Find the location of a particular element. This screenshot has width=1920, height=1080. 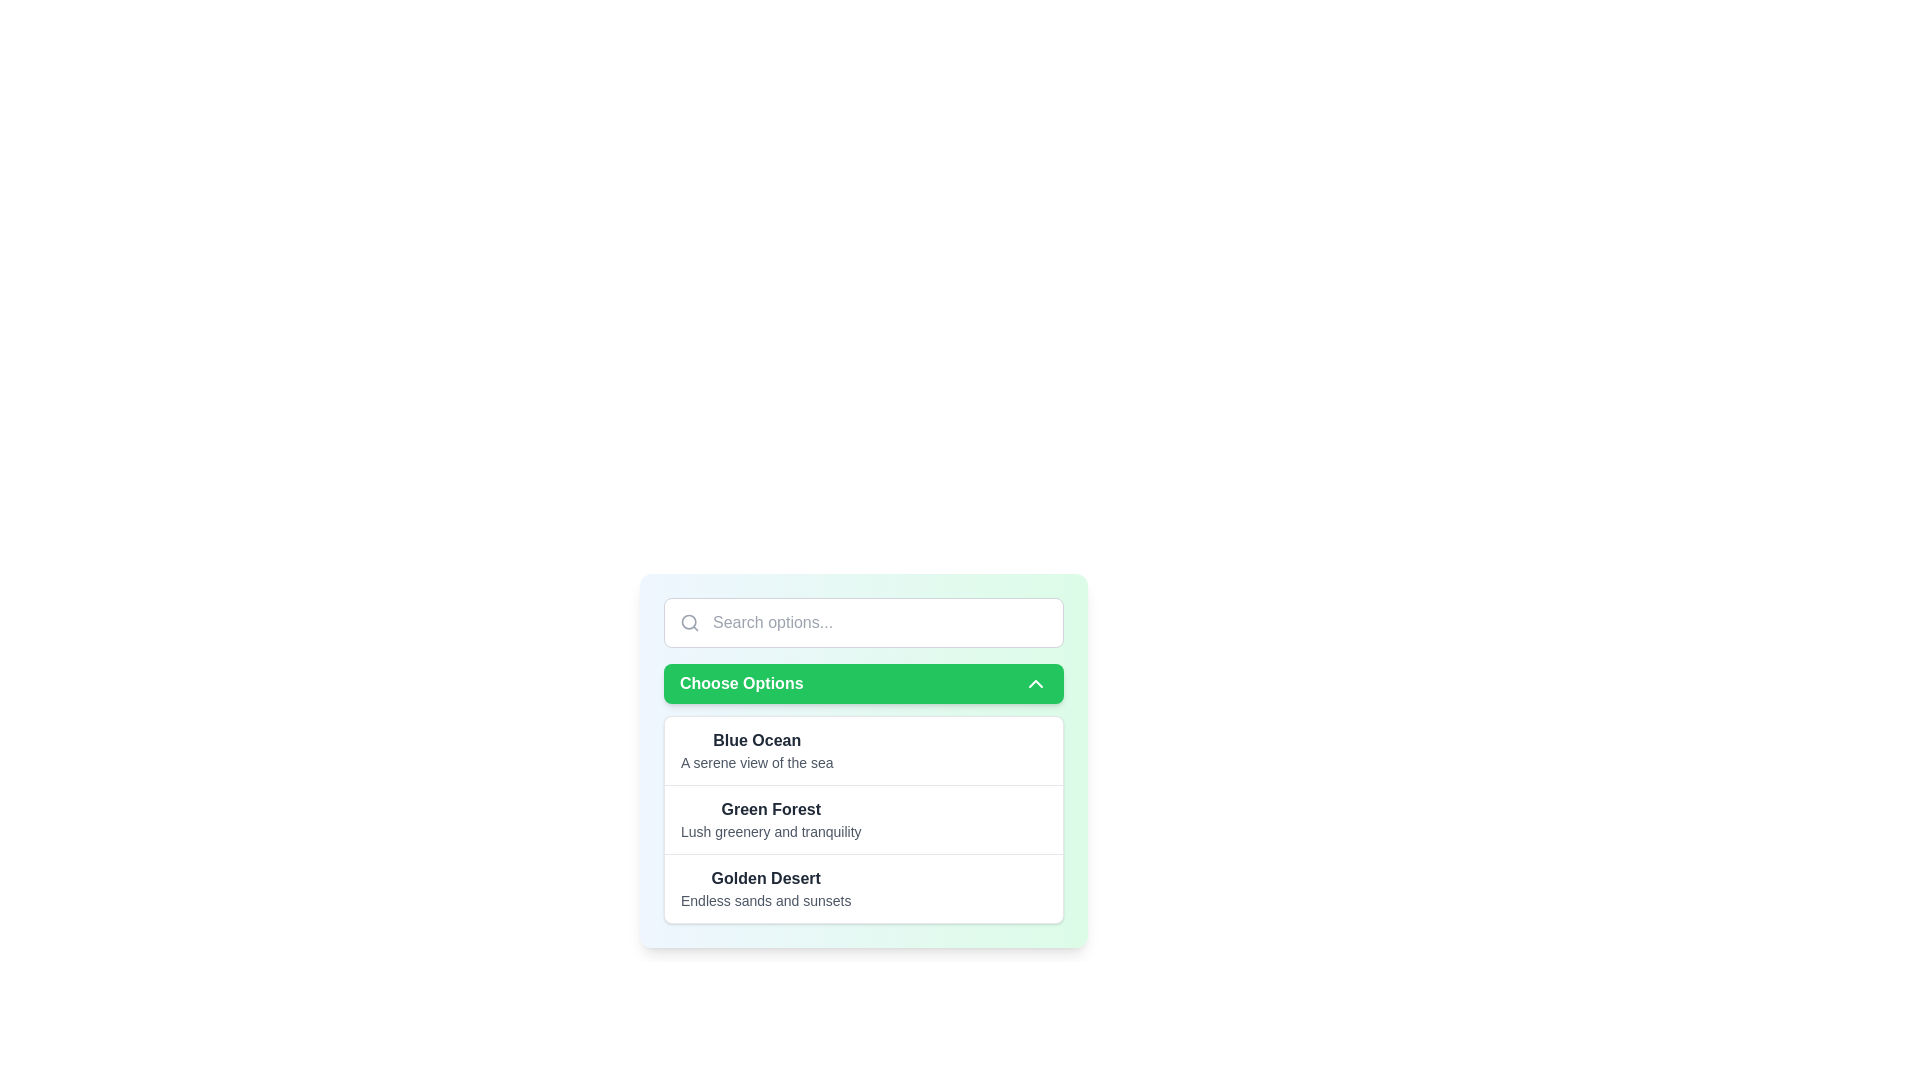

the last selectable item in the dropdown menu labeled 'Choose Options' is located at coordinates (864, 886).